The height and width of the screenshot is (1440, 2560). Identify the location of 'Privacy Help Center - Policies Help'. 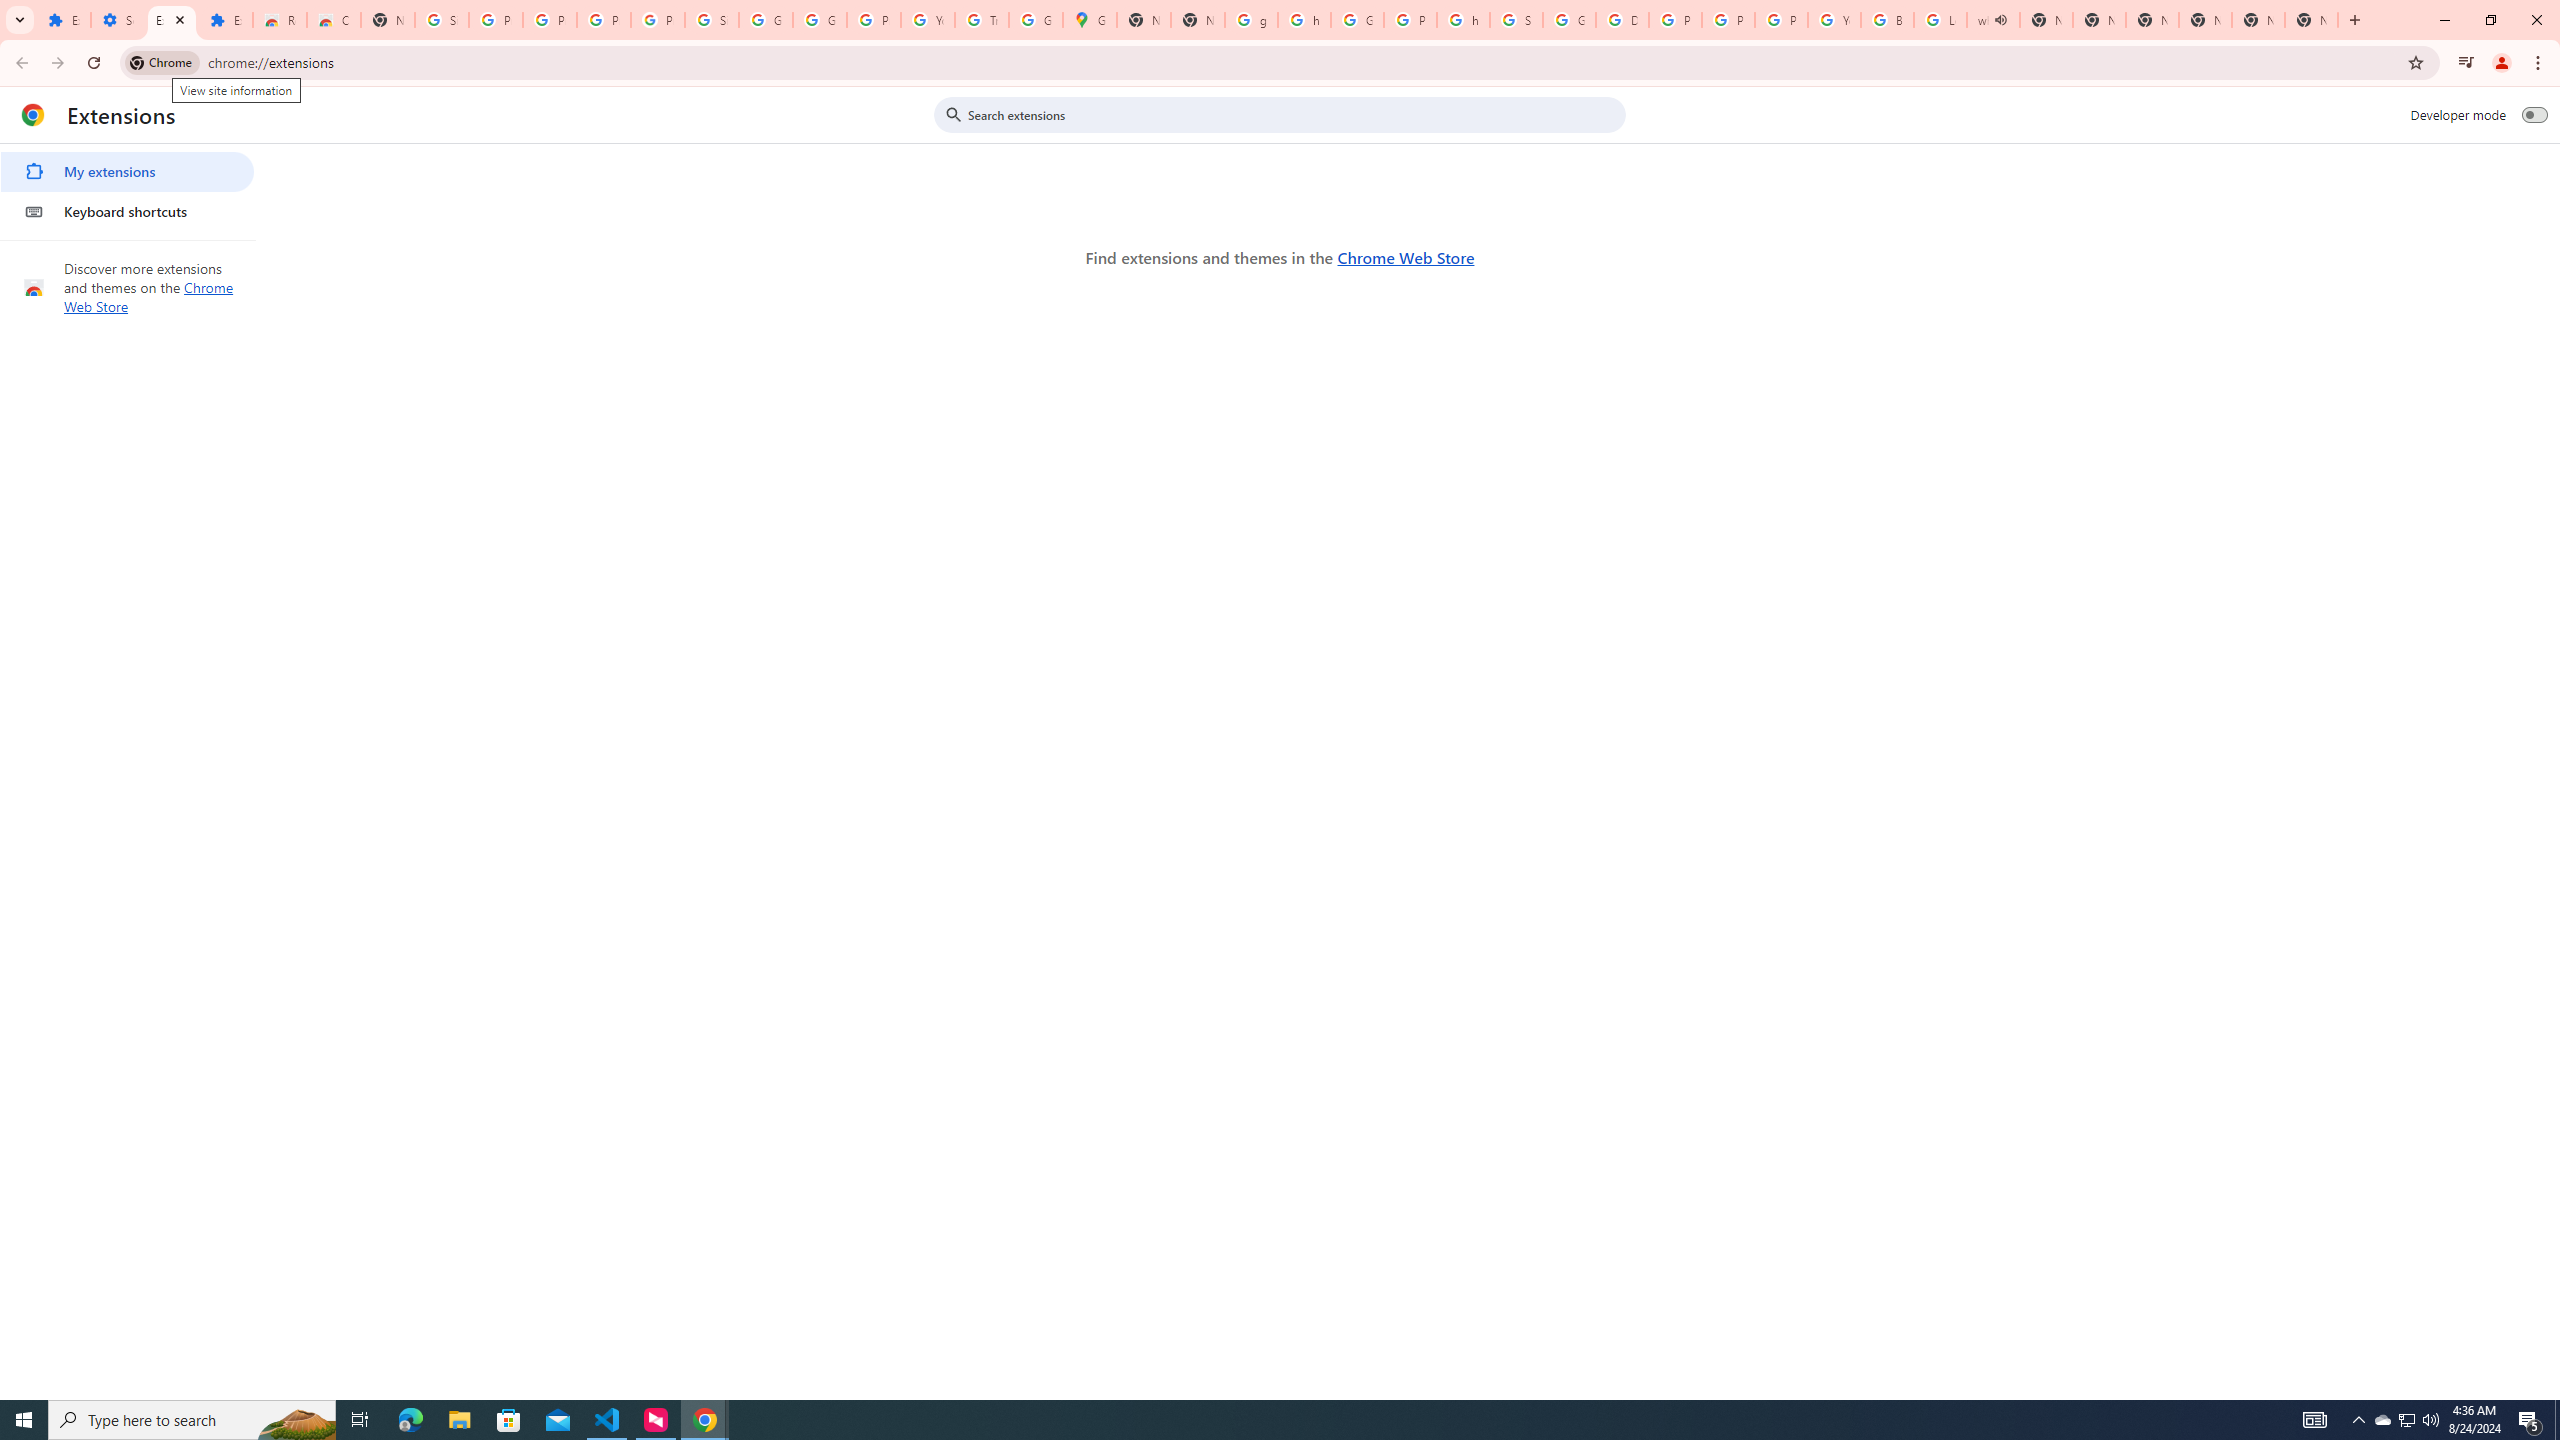
(1728, 19).